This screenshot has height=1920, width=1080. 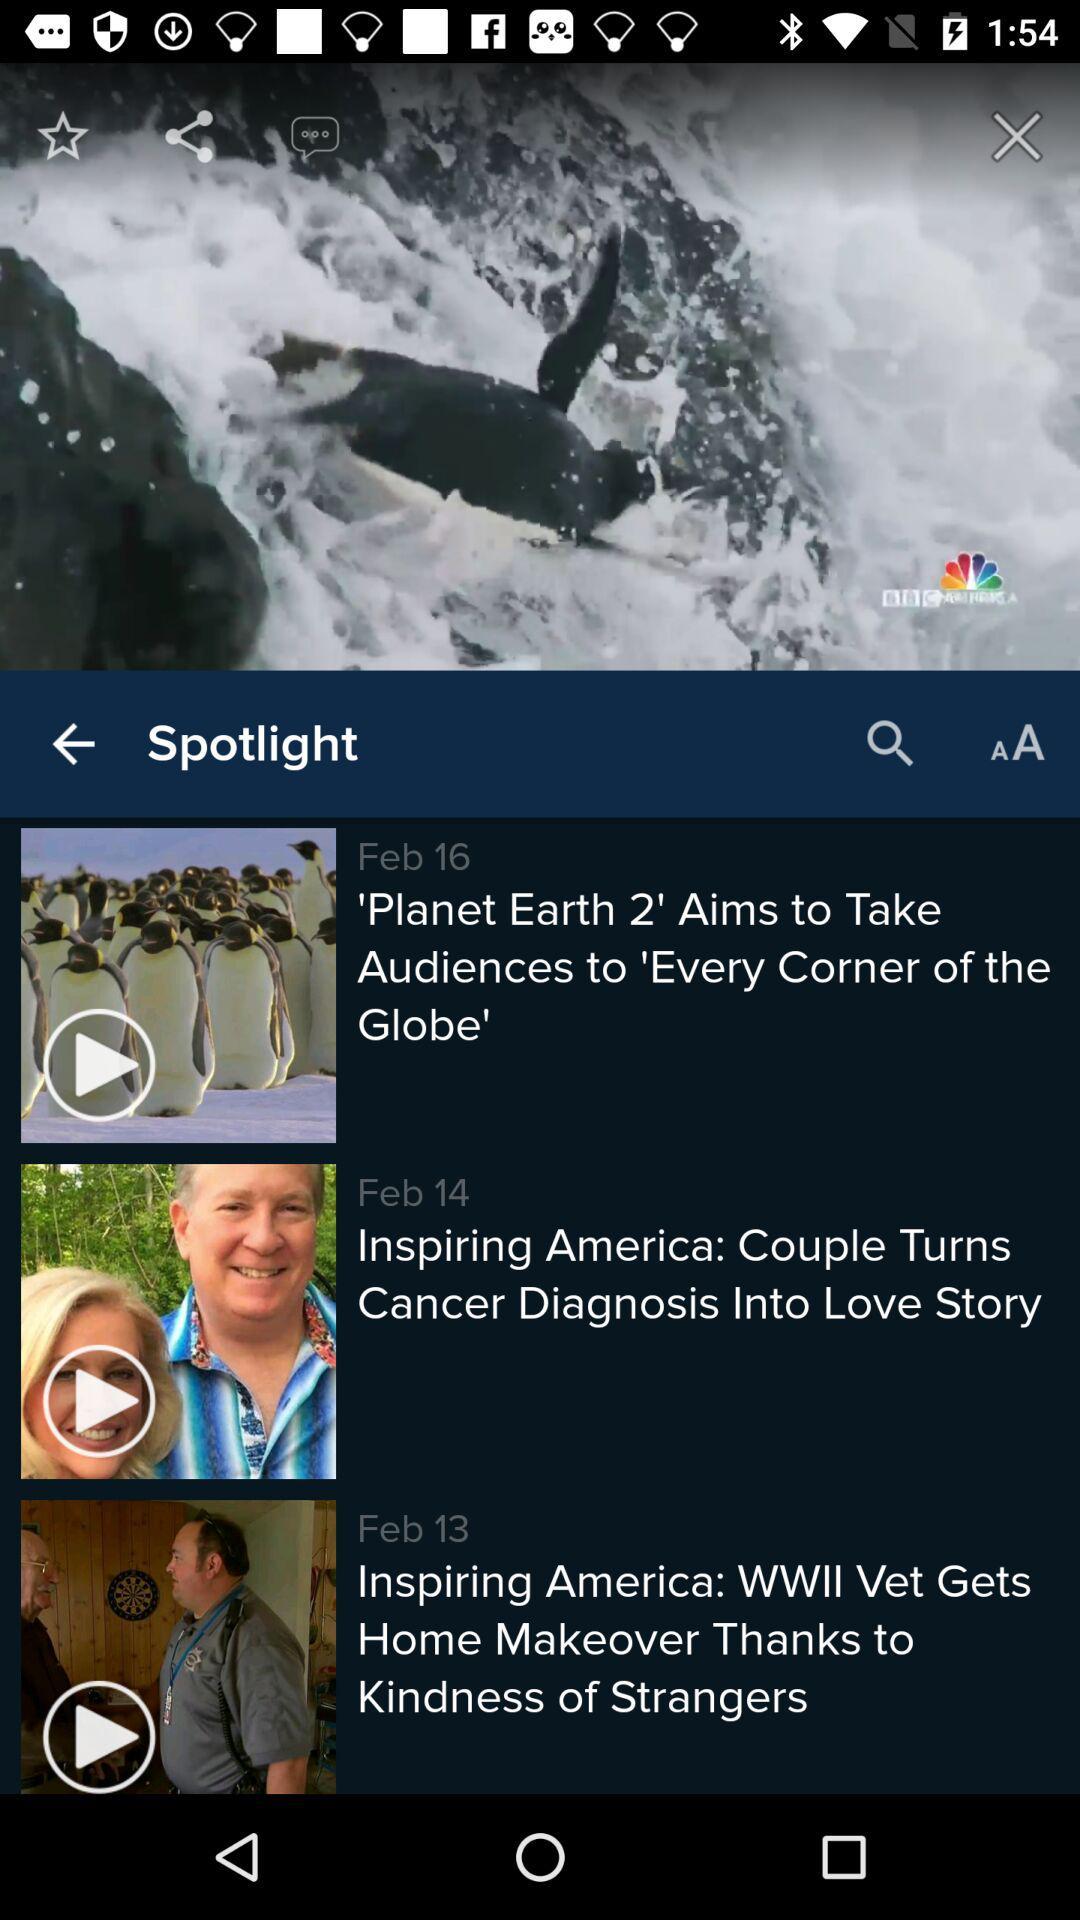 What do you see at coordinates (189, 135) in the screenshot?
I see `the share icon` at bounding box center [189, 135].